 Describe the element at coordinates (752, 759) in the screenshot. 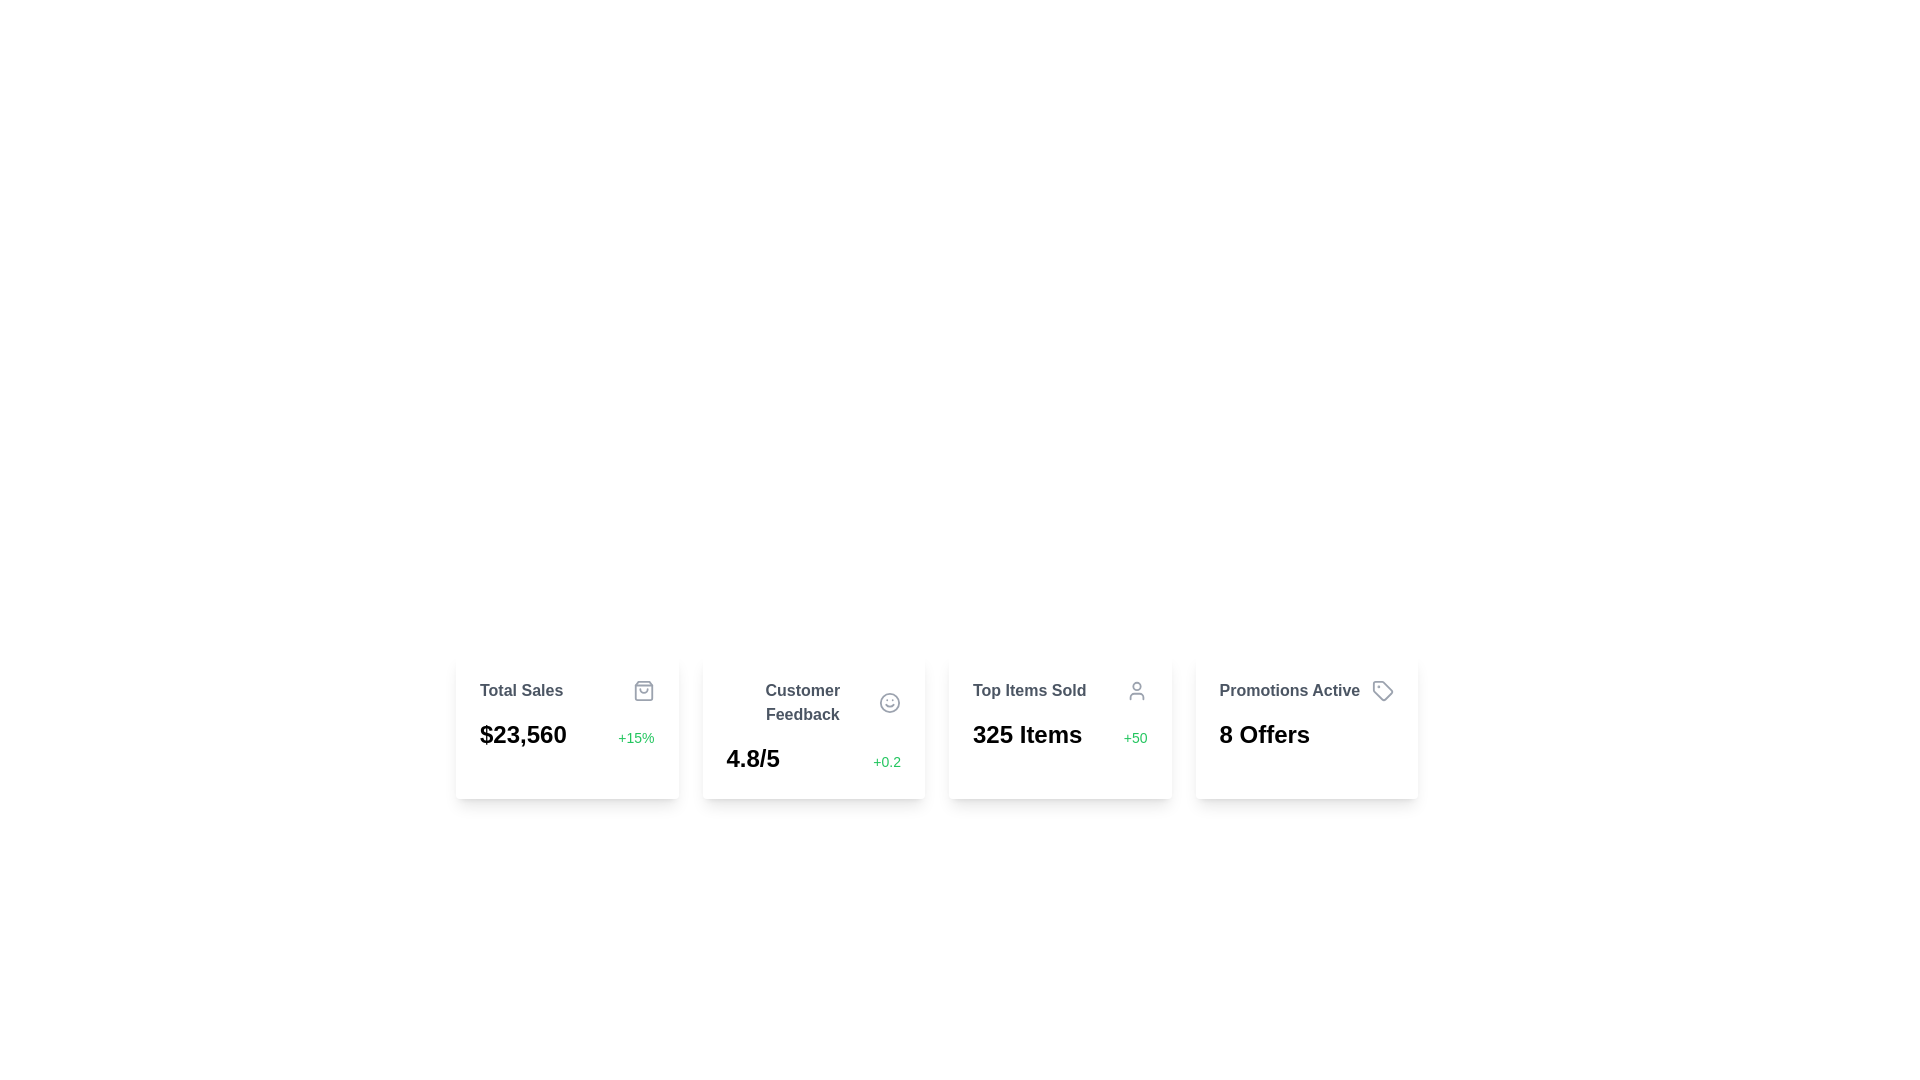

I see `the static text display representing customer feedback score located within the 'Customer Feedback' card, which is the leftmost element beneath the card's title and icon` at that location.